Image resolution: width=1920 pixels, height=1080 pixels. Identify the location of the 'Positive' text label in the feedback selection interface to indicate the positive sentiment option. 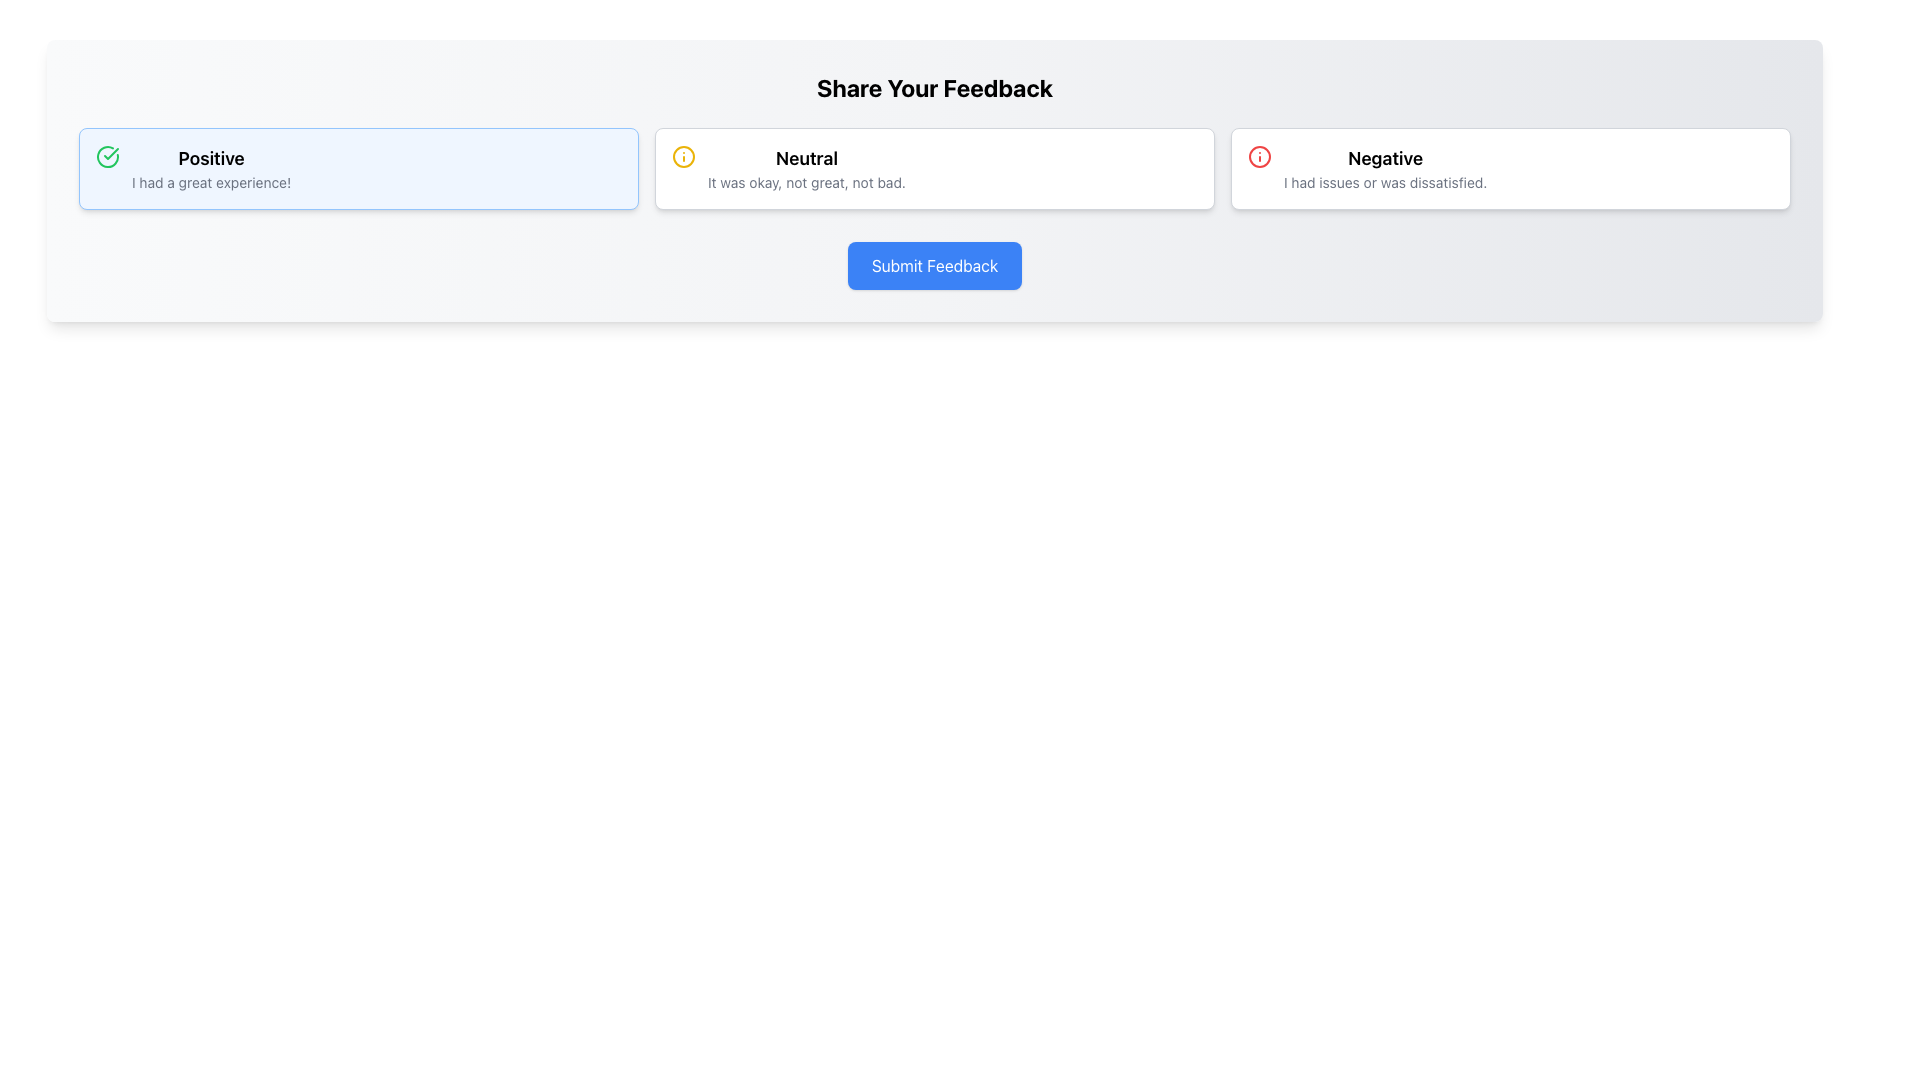
(211, 157).